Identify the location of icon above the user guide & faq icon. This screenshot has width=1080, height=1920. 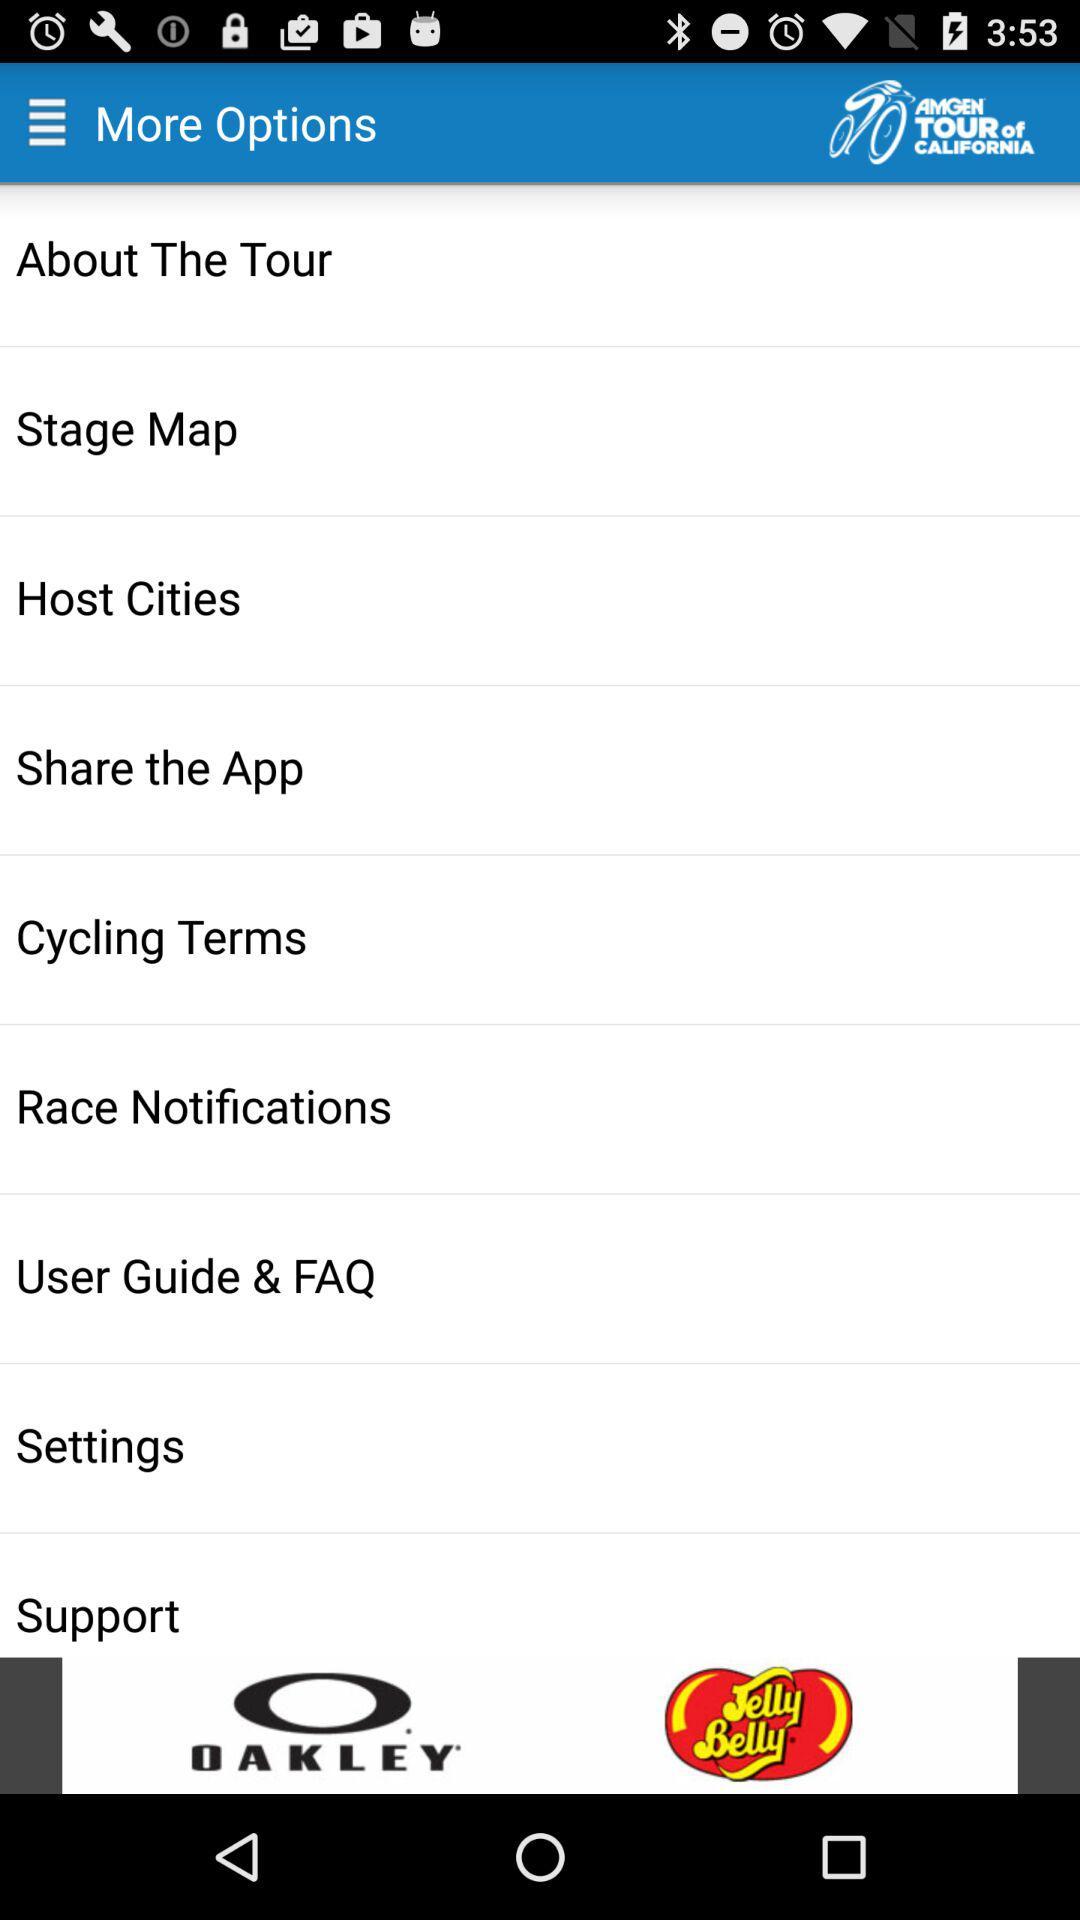
(542, 1104).